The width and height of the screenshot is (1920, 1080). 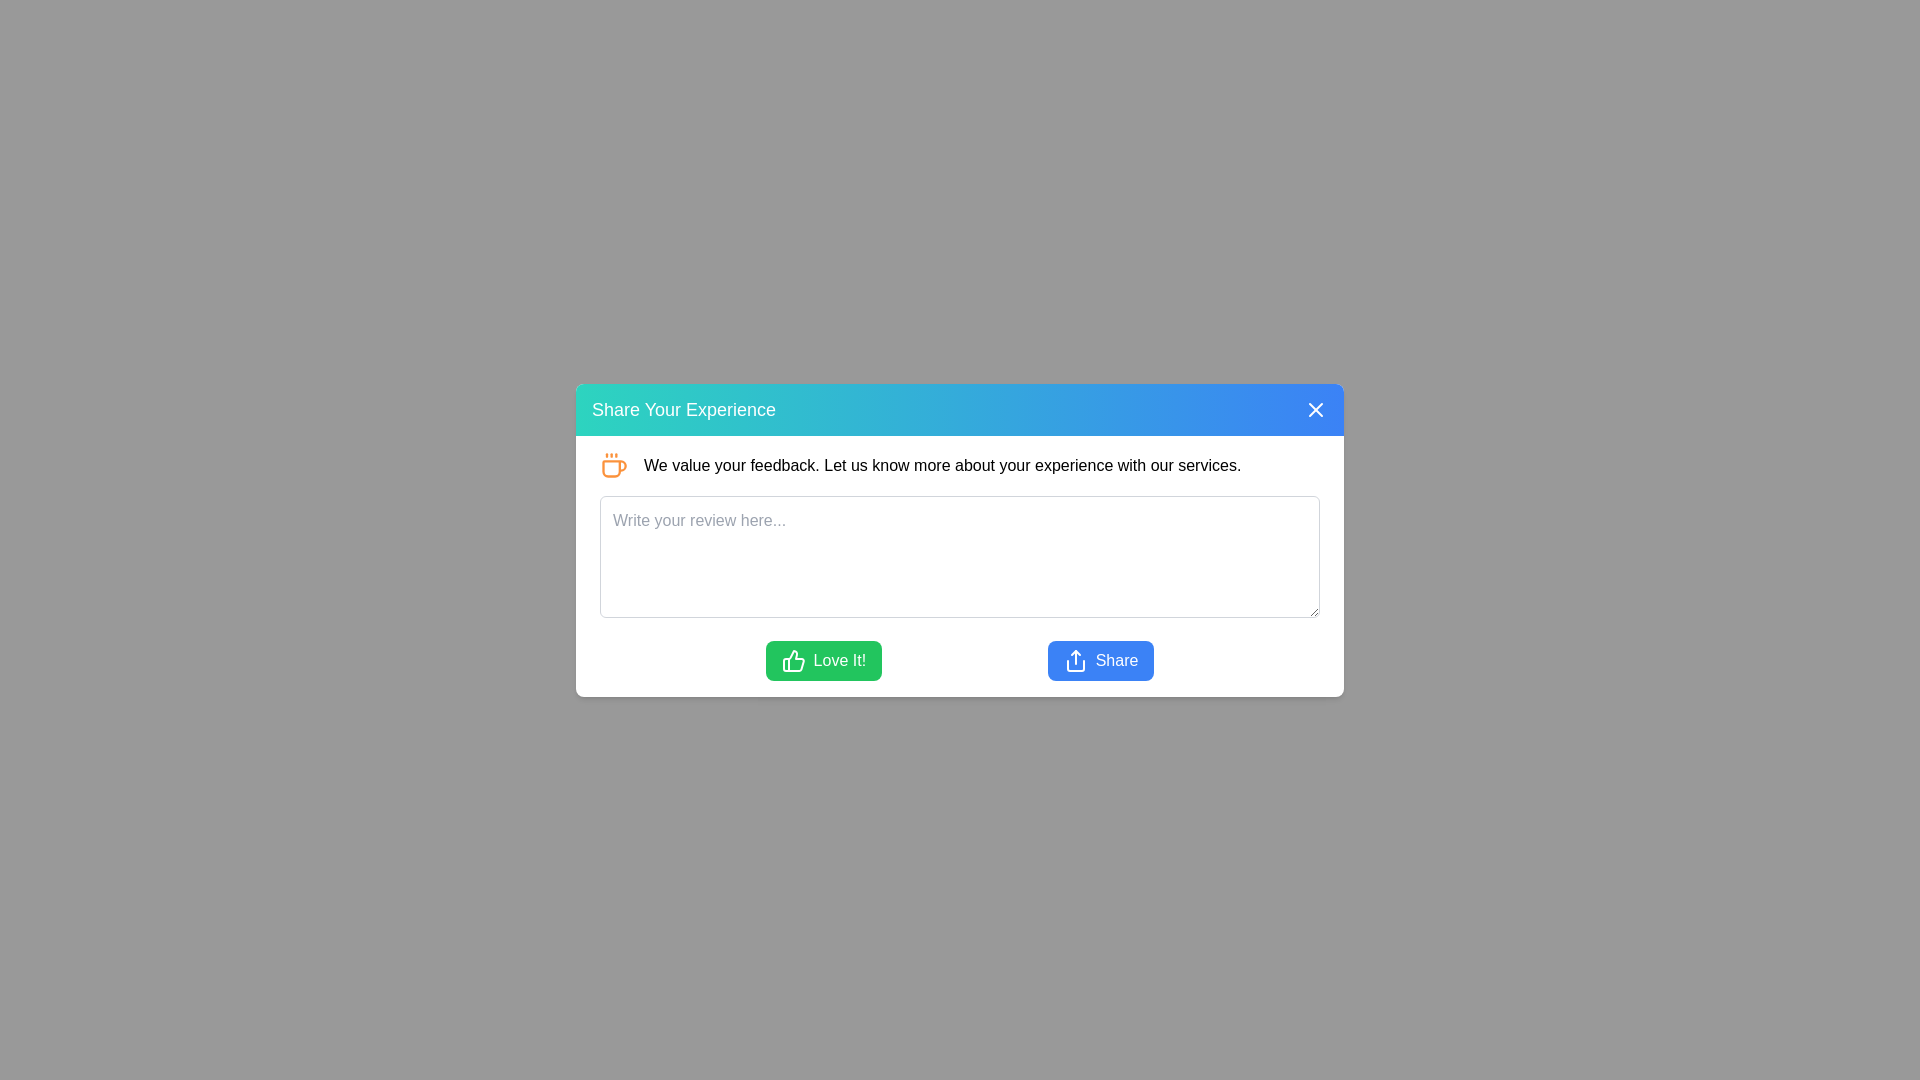 I want to click on the close button located in the top right corner of the 'Share Your Experience' modal, so click(x=1315, y=408).